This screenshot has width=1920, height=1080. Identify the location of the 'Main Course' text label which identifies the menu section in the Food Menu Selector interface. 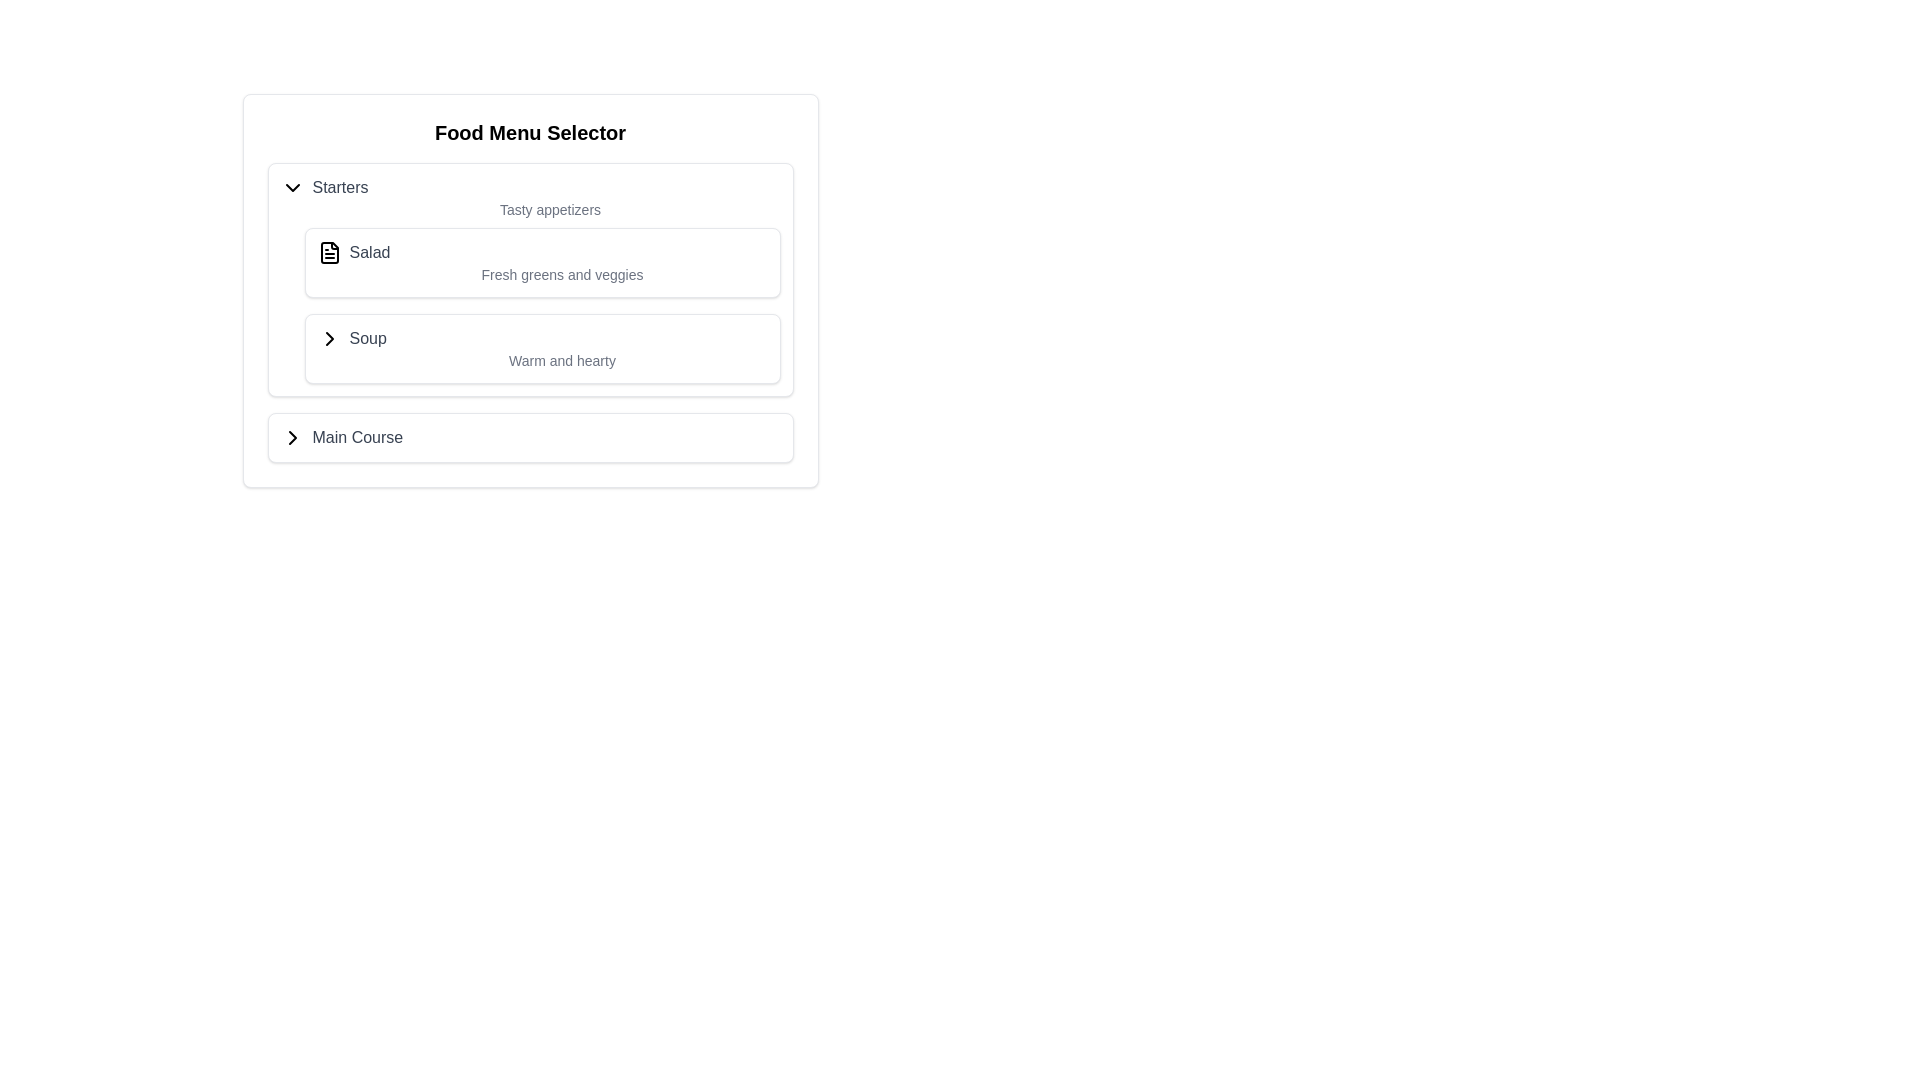
(357, 437).